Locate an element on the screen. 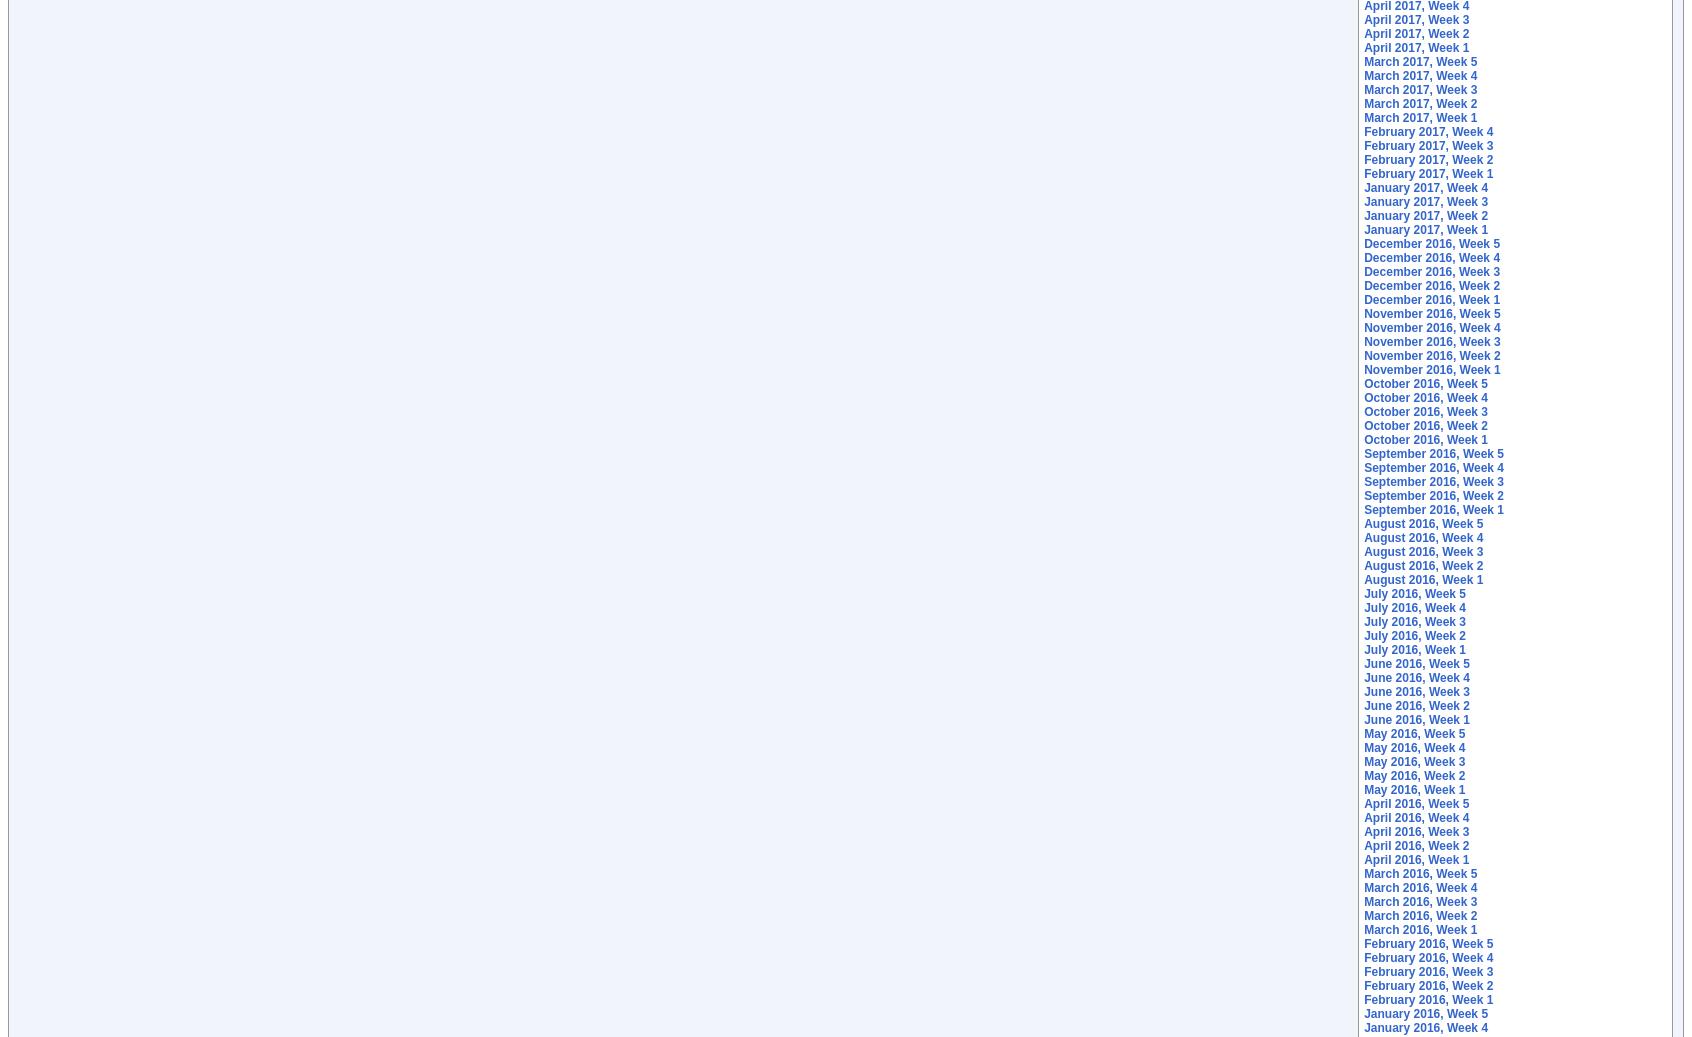 The height and width of the screenshot is (1037, 1692). 'January 2017, Week 1' is located at coordinates (1363, 229).